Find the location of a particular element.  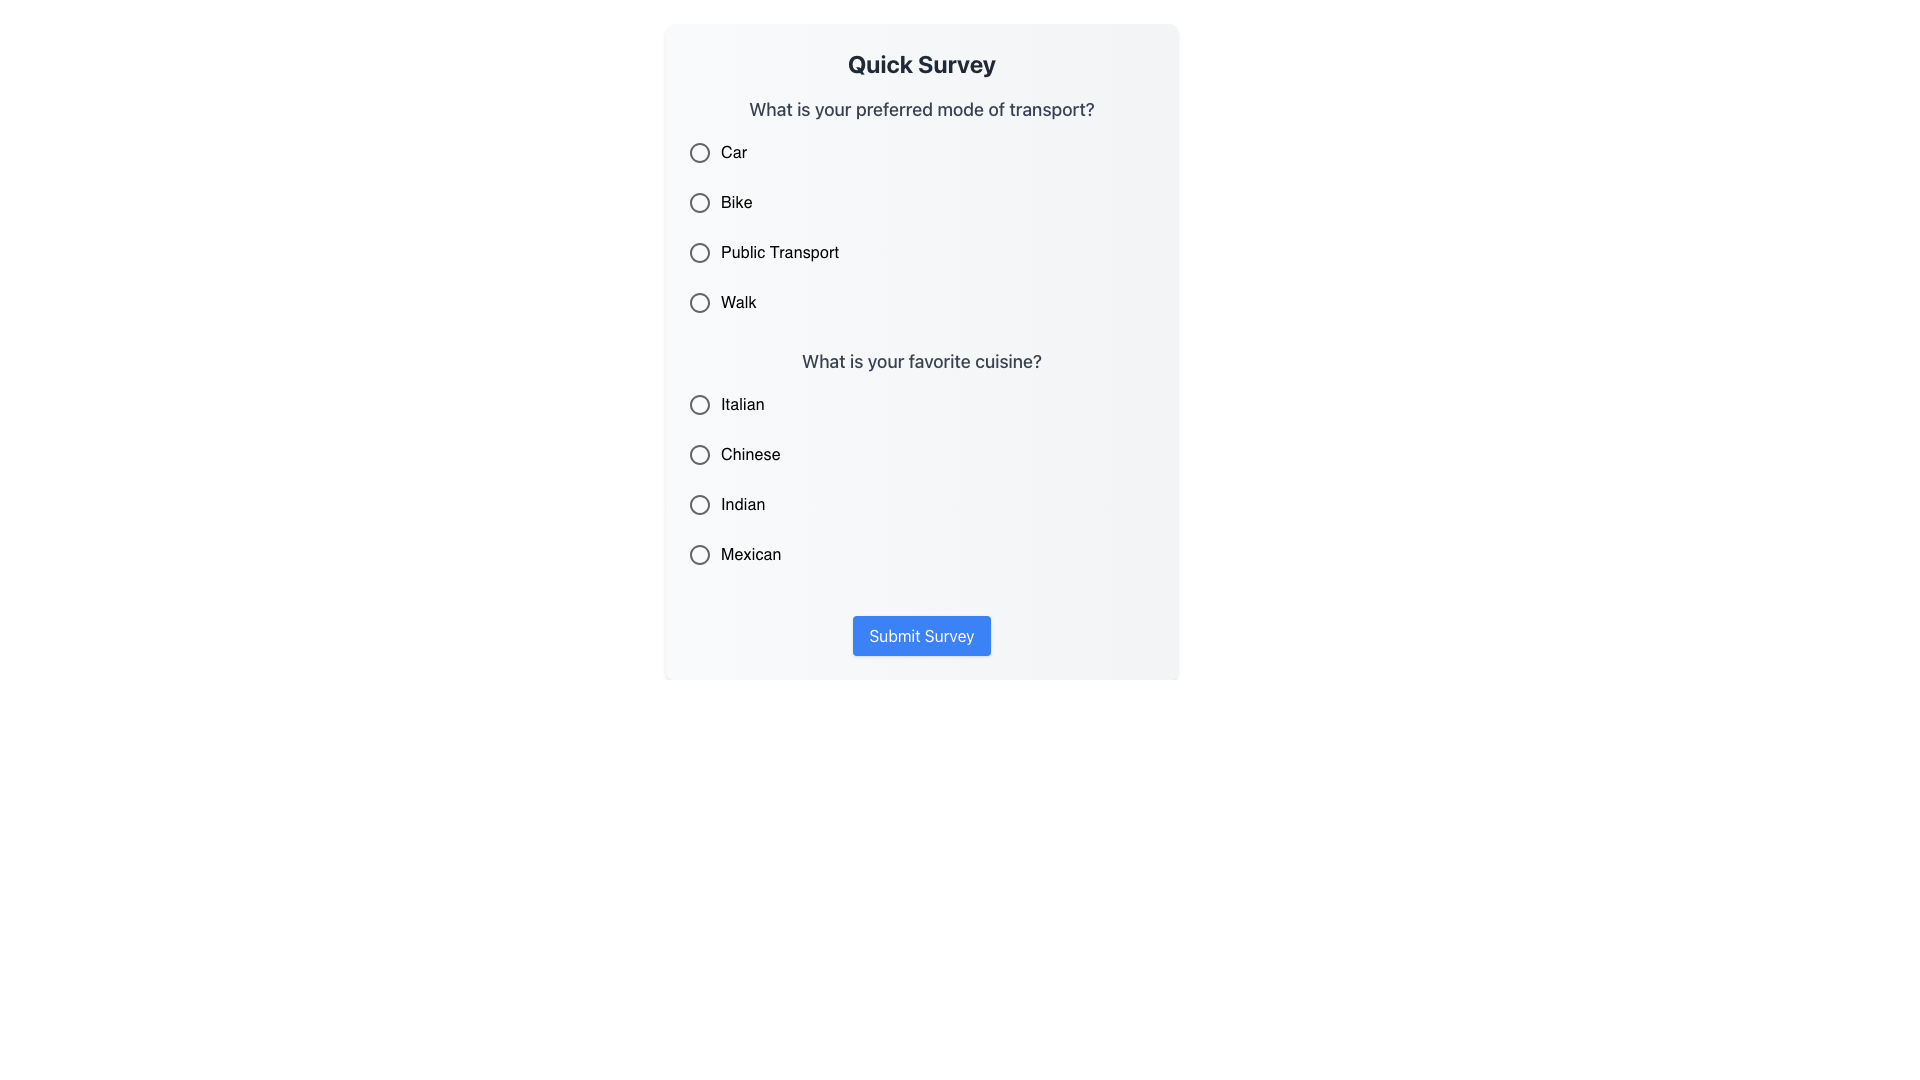

text from the label that describes the selection option 'Public Transport', located in the second column of options under the question 'What is your preferred mode of transport' is located at coordinates (779, 252).